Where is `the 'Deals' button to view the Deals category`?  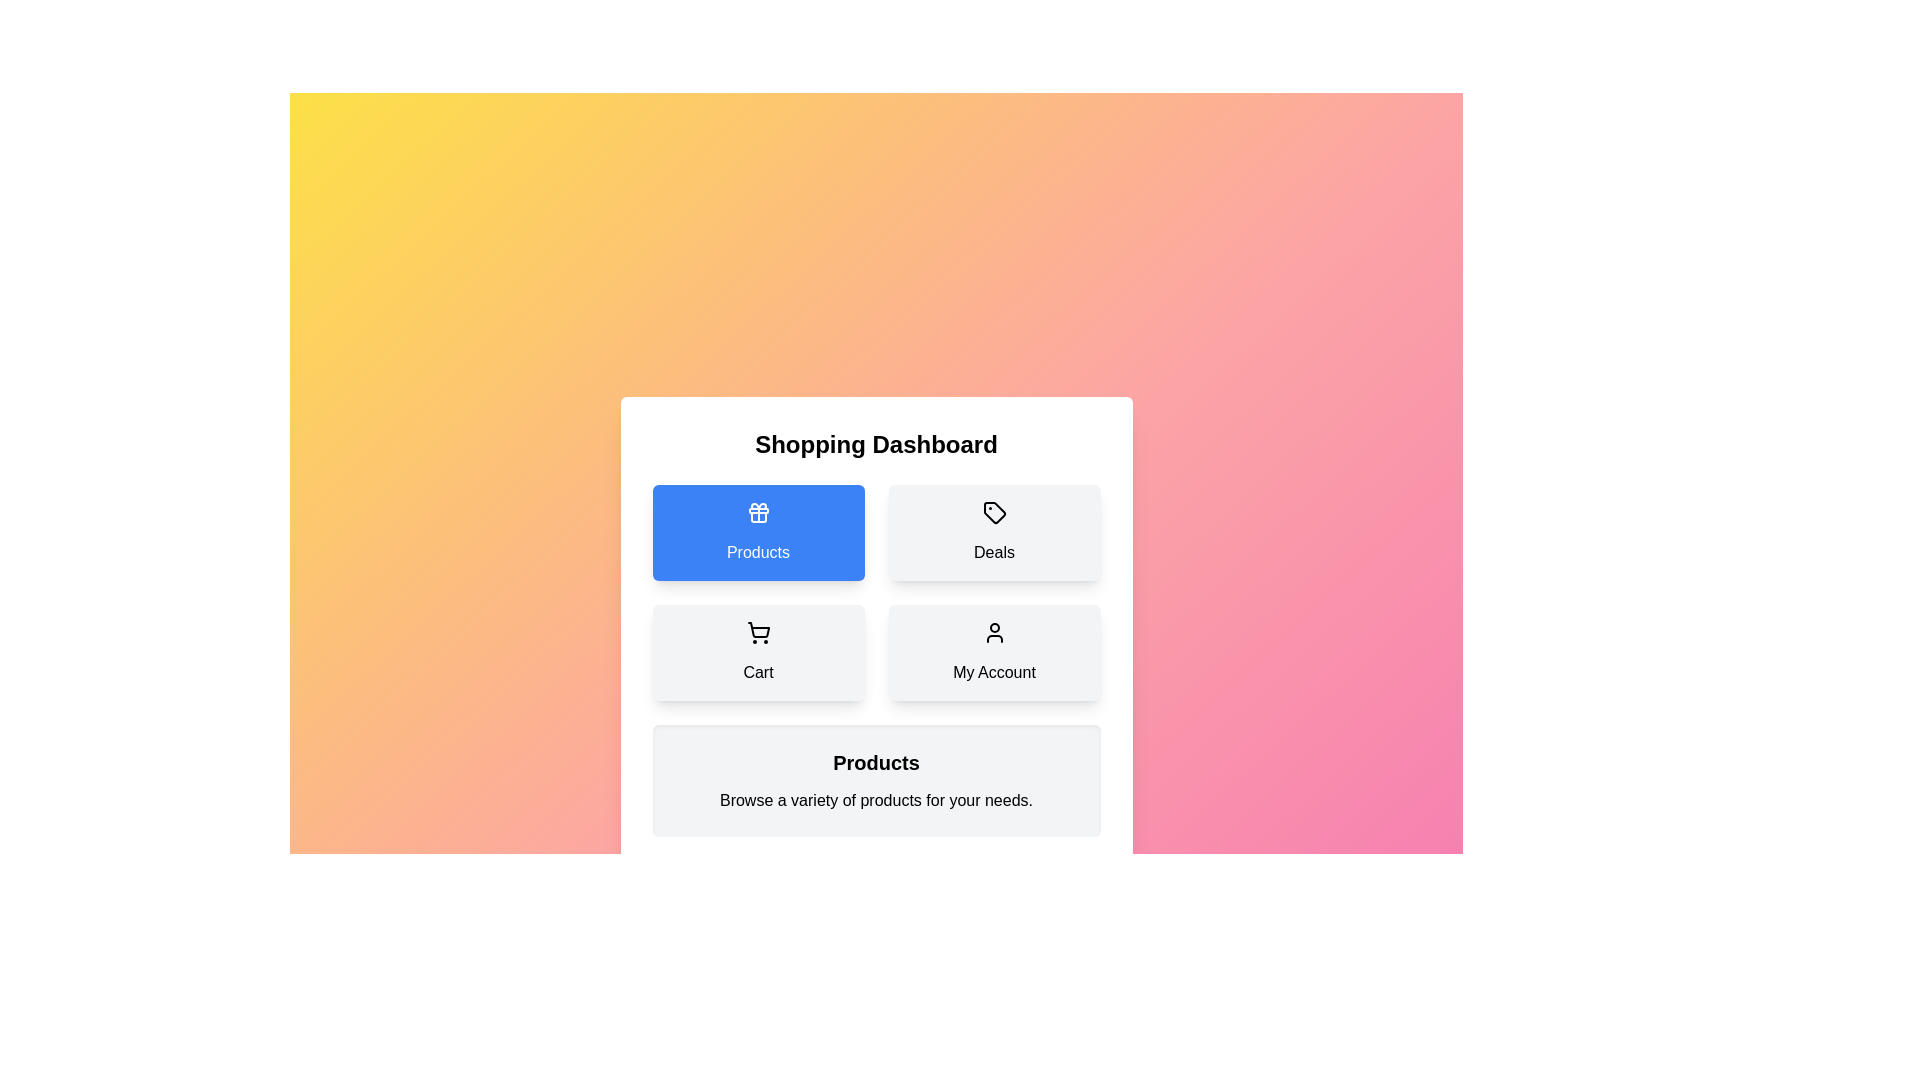 the 'Deals' button to view the Deals category is located at coordinates (994, 531).